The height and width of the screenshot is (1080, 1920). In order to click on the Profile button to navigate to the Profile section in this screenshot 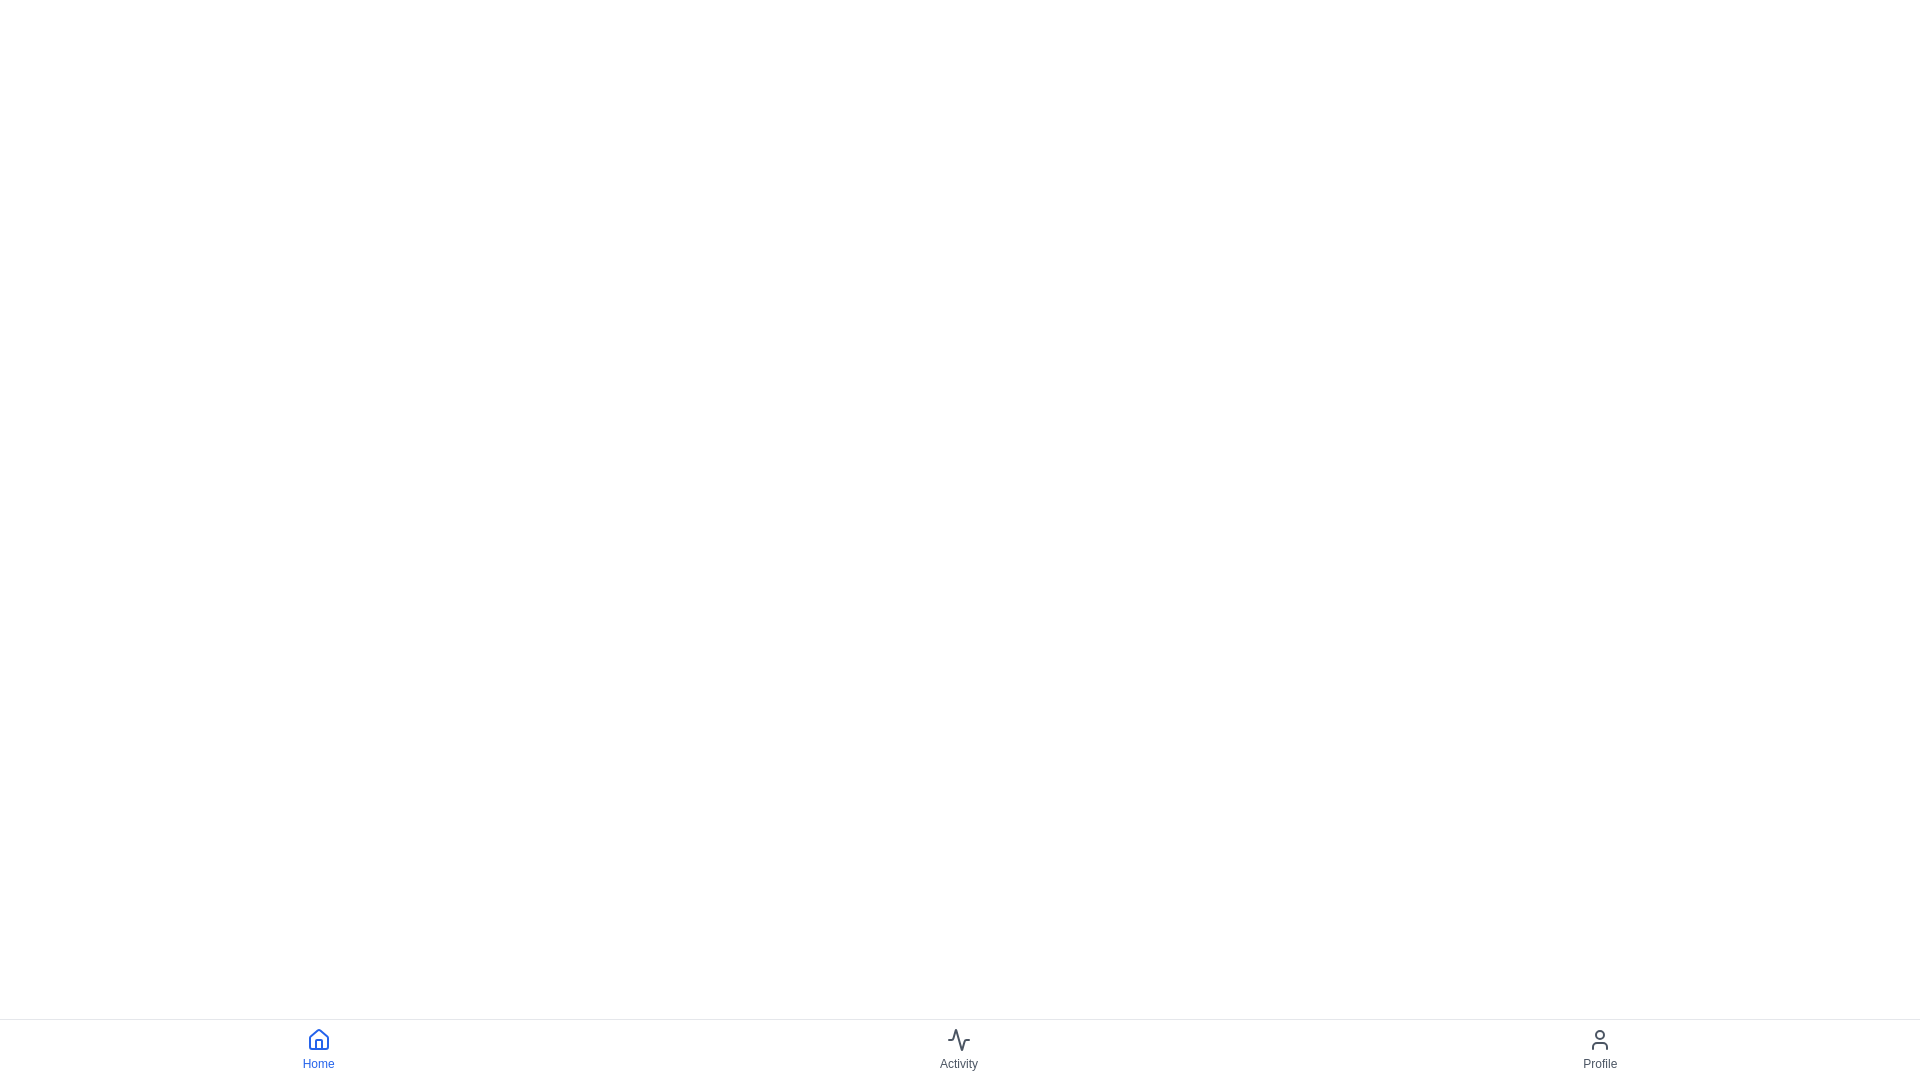, I will do `click(1598, 1048)`.